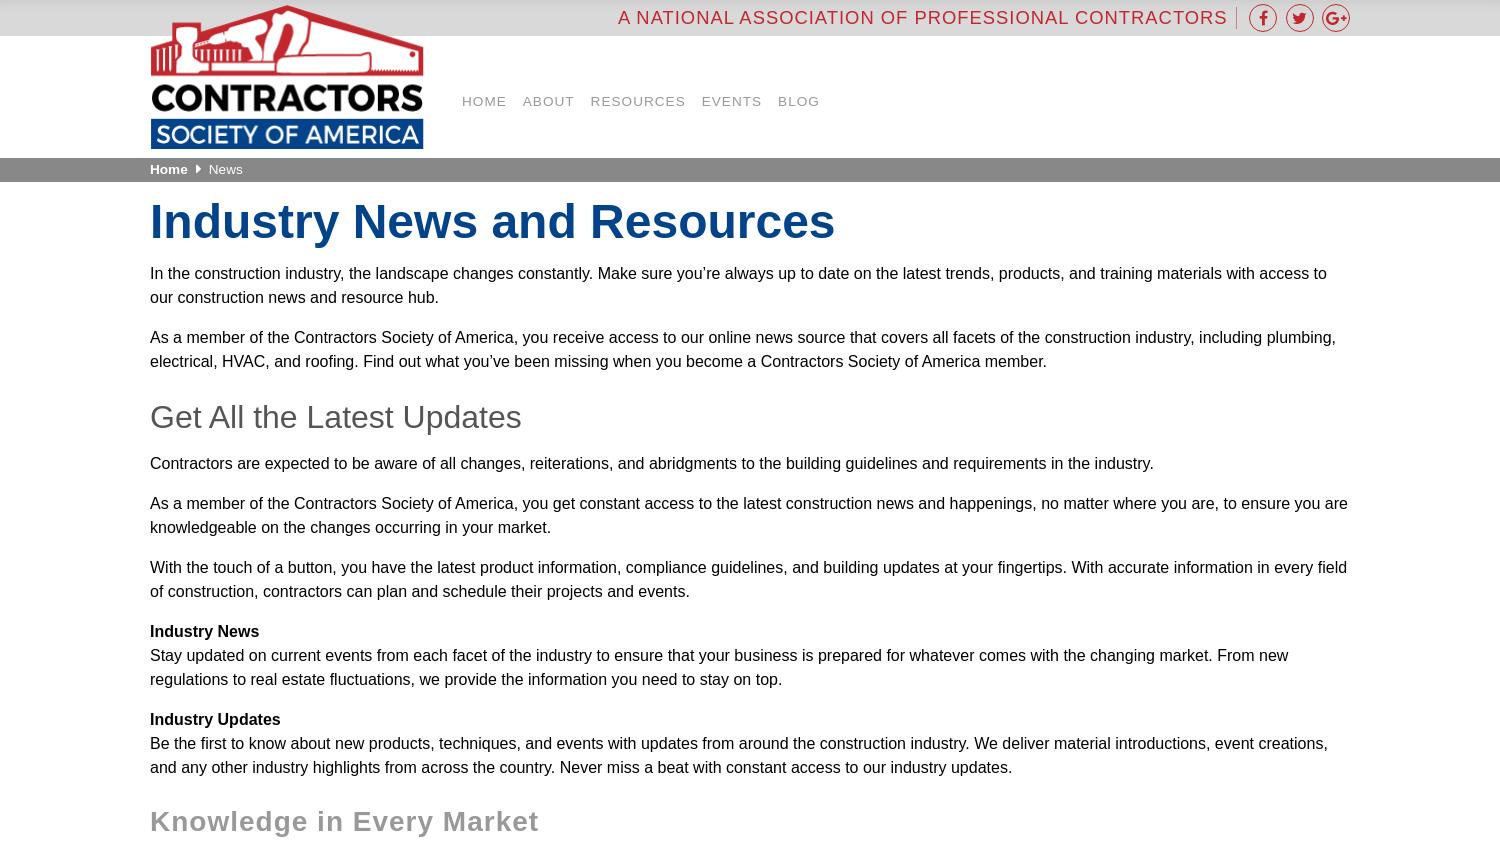  I want to click on 'With the touch of a button, you have the latest product information, compliance guidelines, and building updates at your fingertips. With accurate information in every field of construction, contractors can plan and schedule their projects and events.', so click(150, 578).